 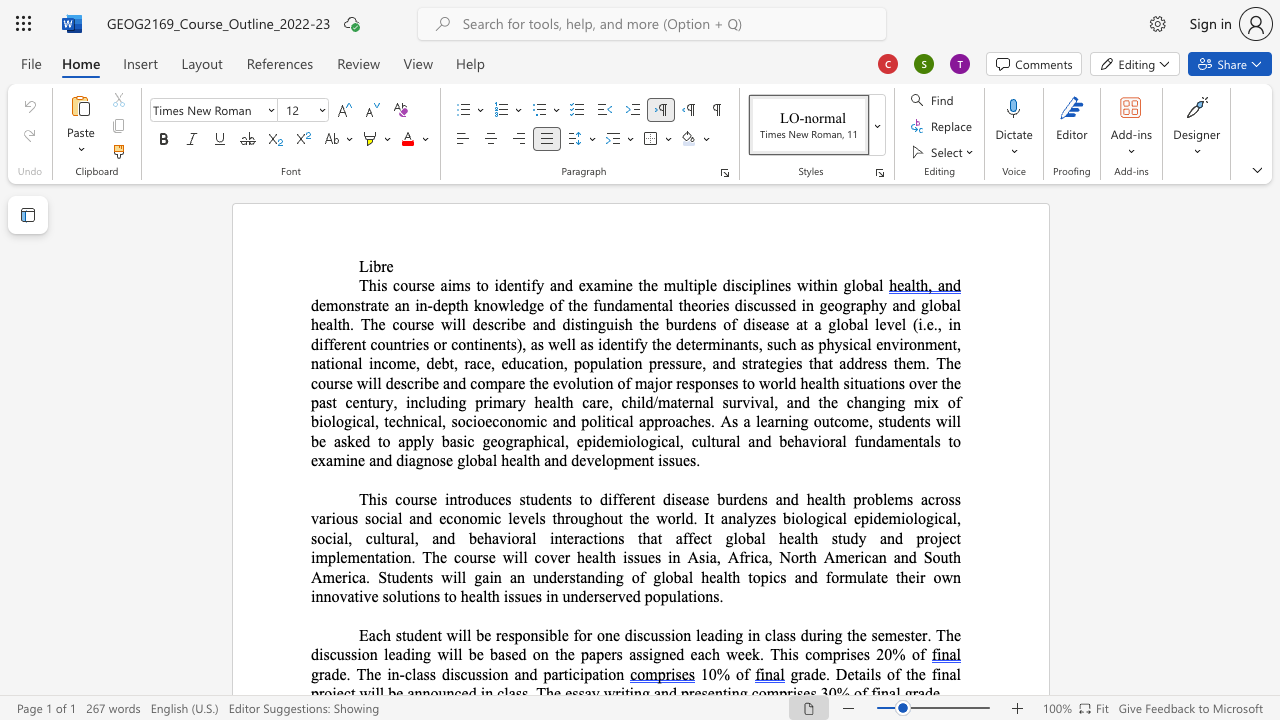 I want to click on the space between the continuous character "i" and "n" in the text, so click(x=484, y=343).